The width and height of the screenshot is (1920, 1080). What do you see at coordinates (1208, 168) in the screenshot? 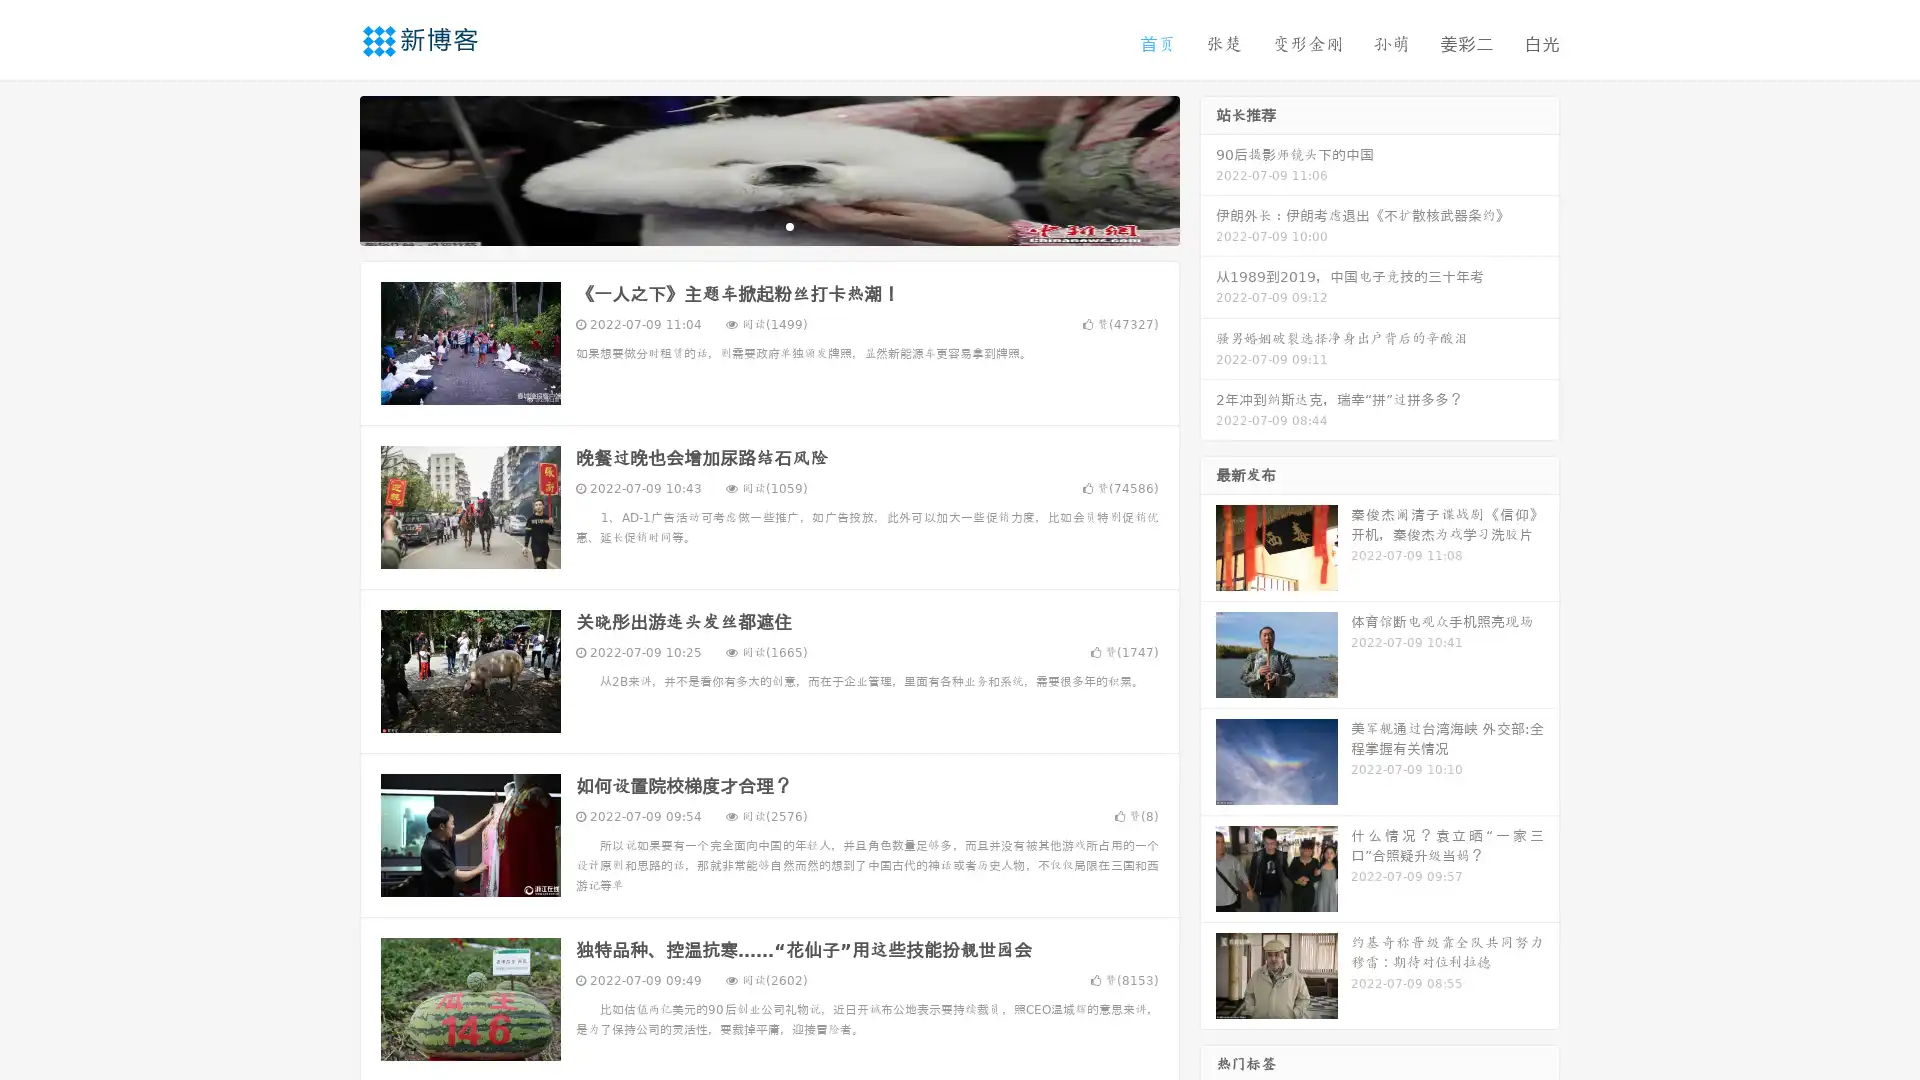
I see `Next slide` at bounding box center [1208, 168].